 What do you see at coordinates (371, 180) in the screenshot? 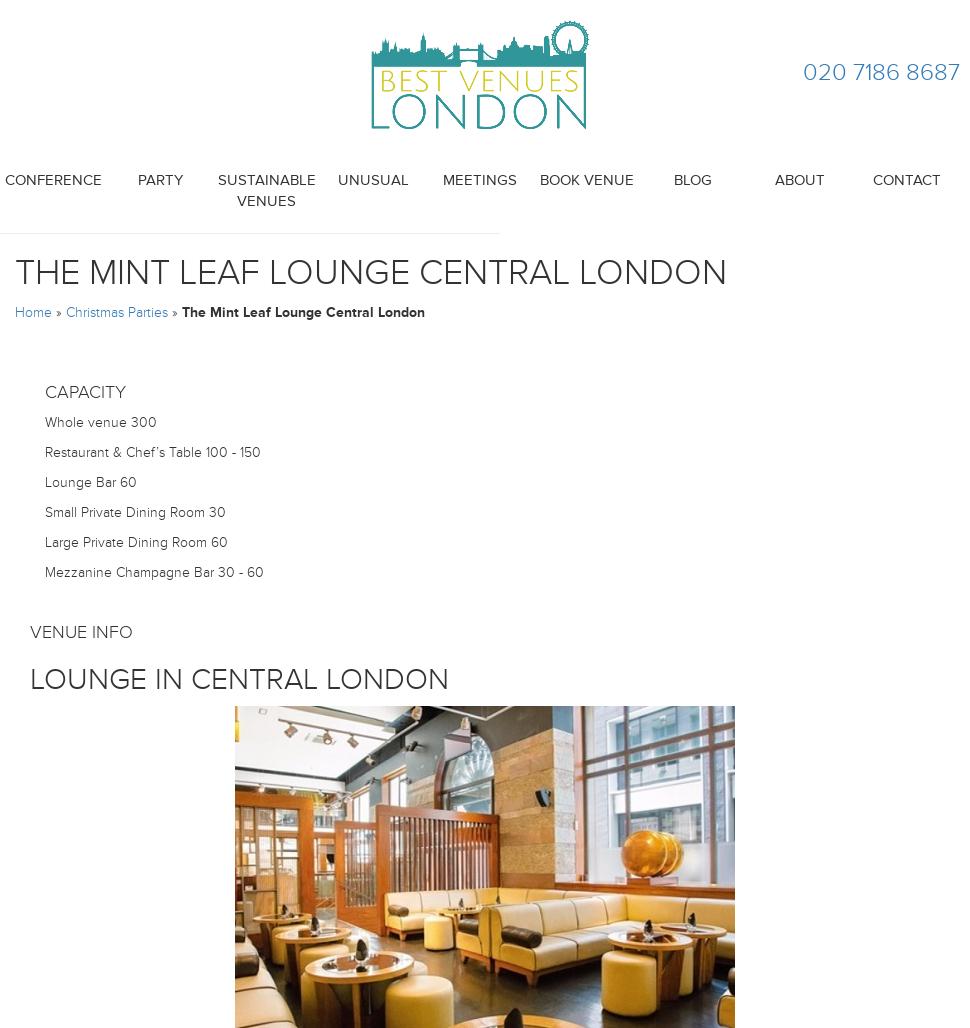
I see `'Unusual'` at bounding box center [371, 180].